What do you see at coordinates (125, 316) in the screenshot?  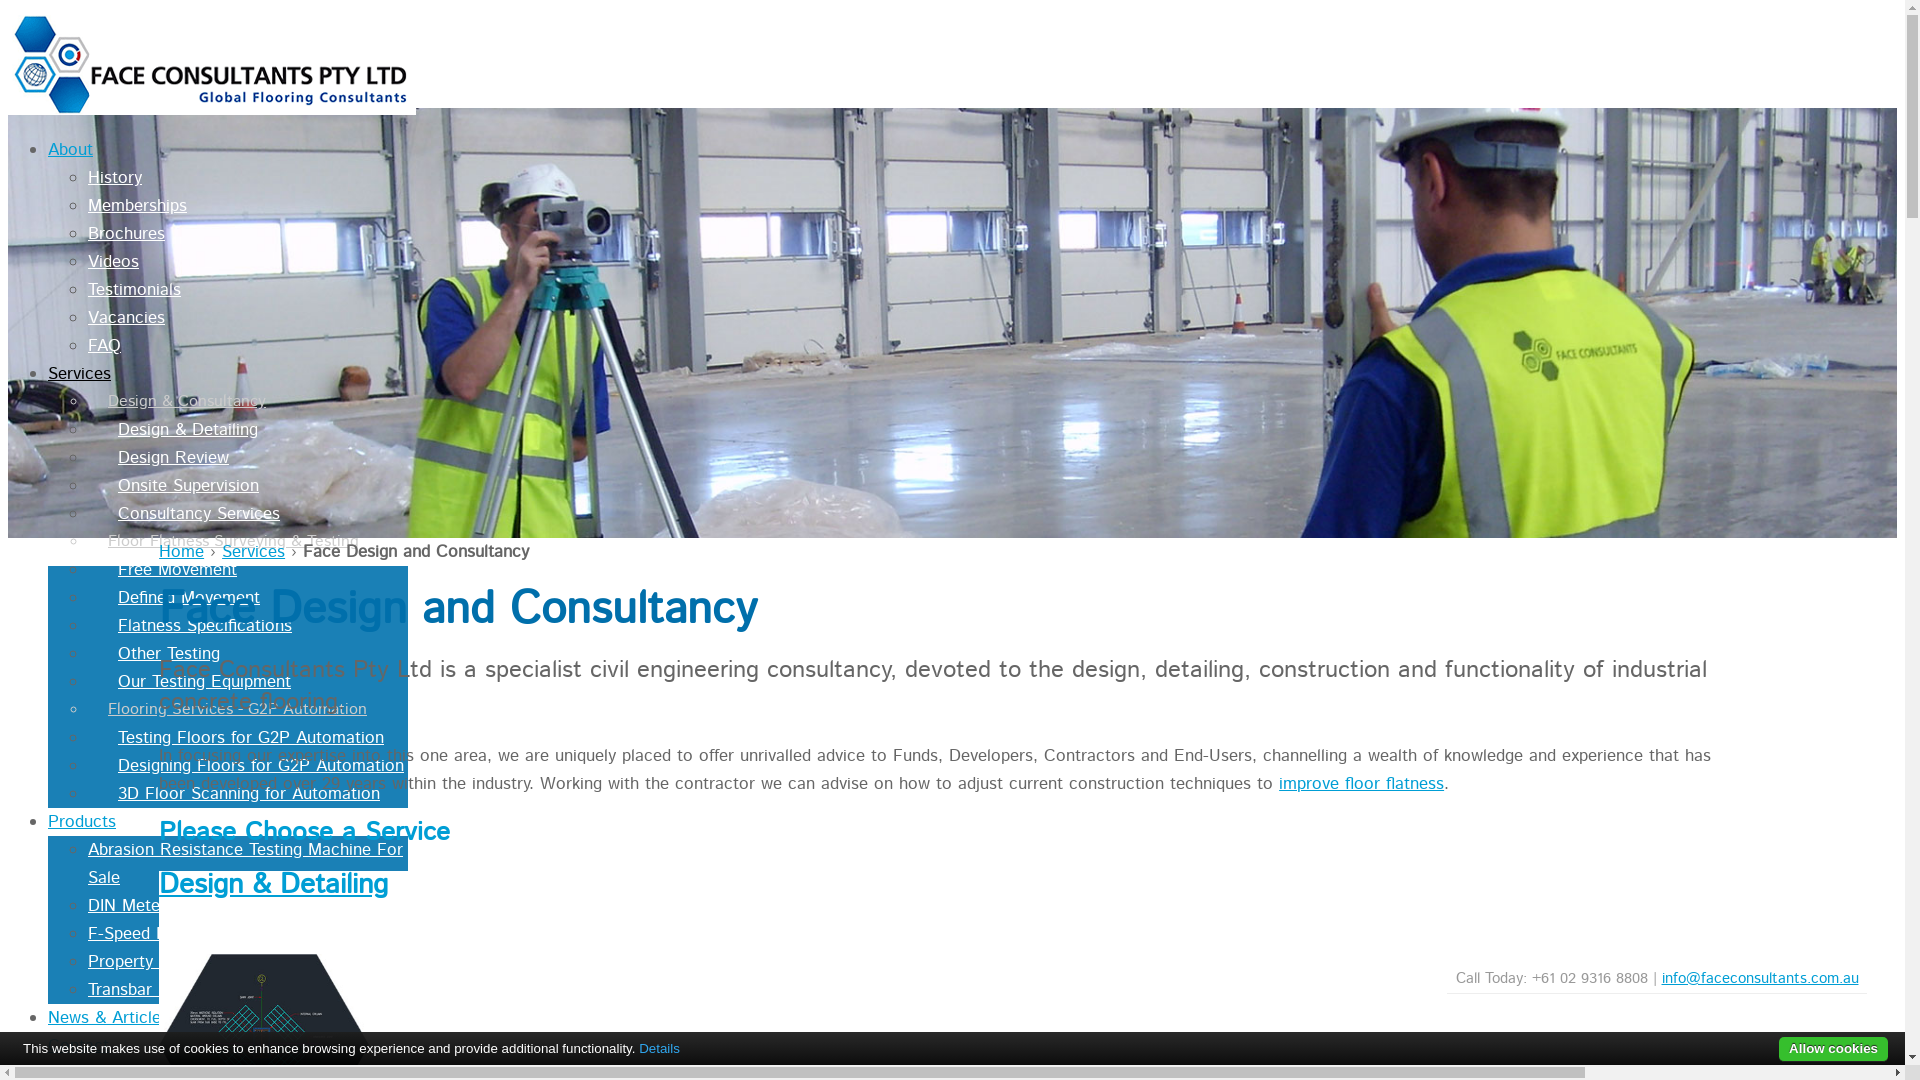 I see `'Vacancies'` at bounding box center [125, 316].